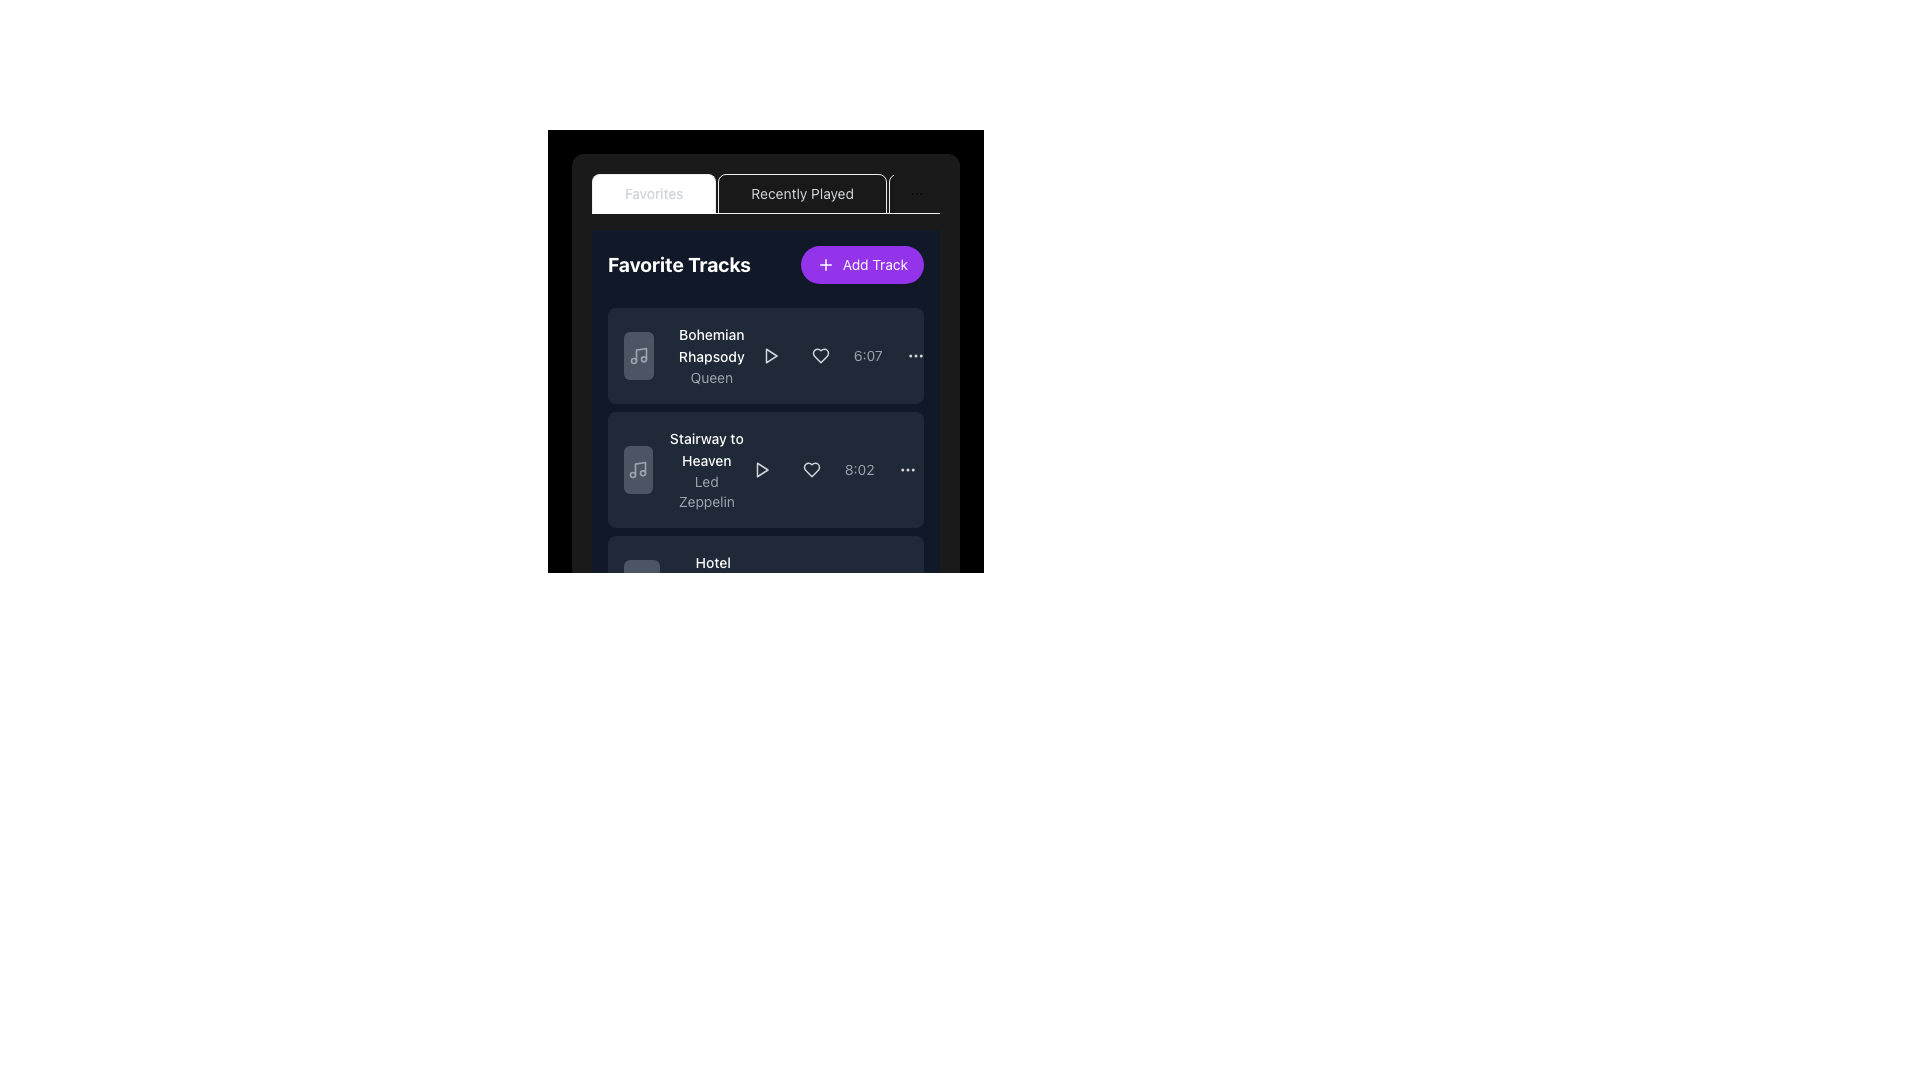  What do you see at coordinates (802, 193) in the screenshot?
I see `the 'Recently Played' text label in the tab navigation bar, which is located to the right of the 'Favorites' tab` at bounding box center [802, 193].